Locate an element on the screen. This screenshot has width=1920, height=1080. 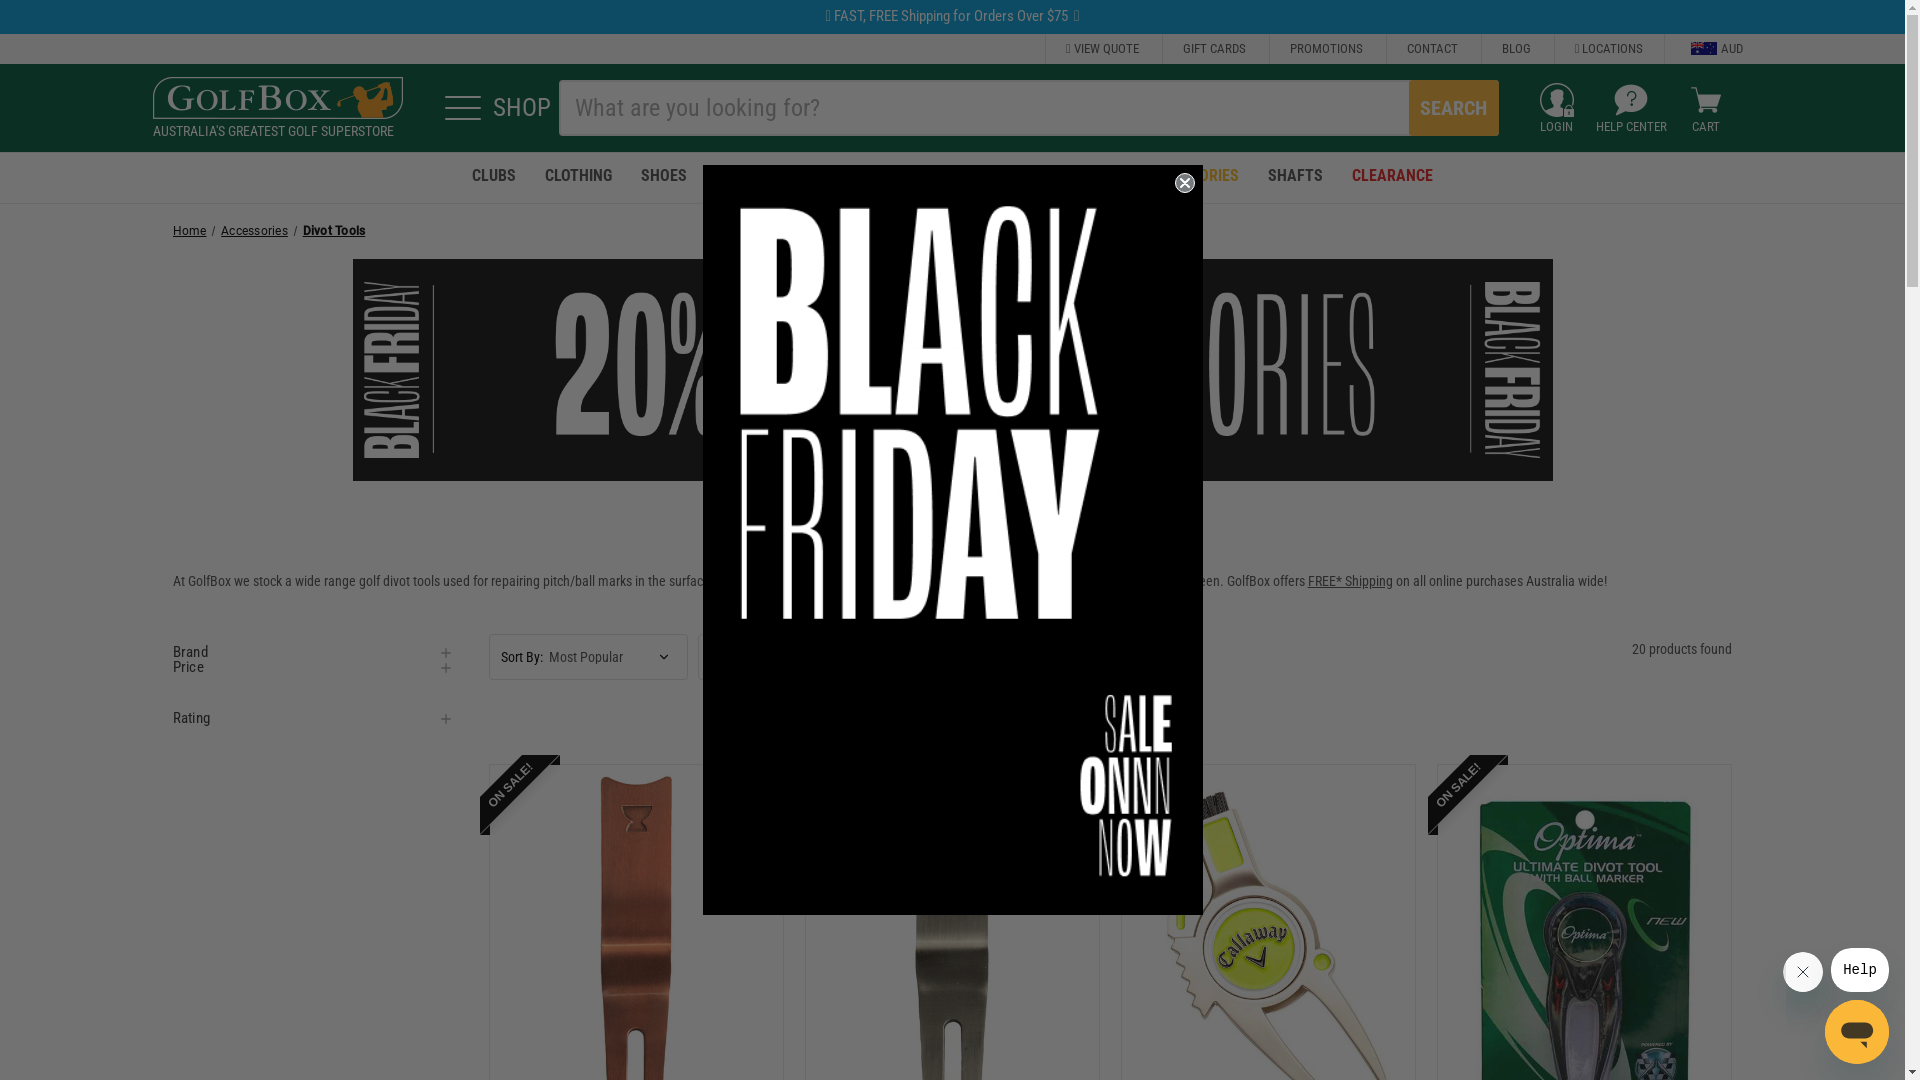
'BAGS' is located at coordinates (807, 176).